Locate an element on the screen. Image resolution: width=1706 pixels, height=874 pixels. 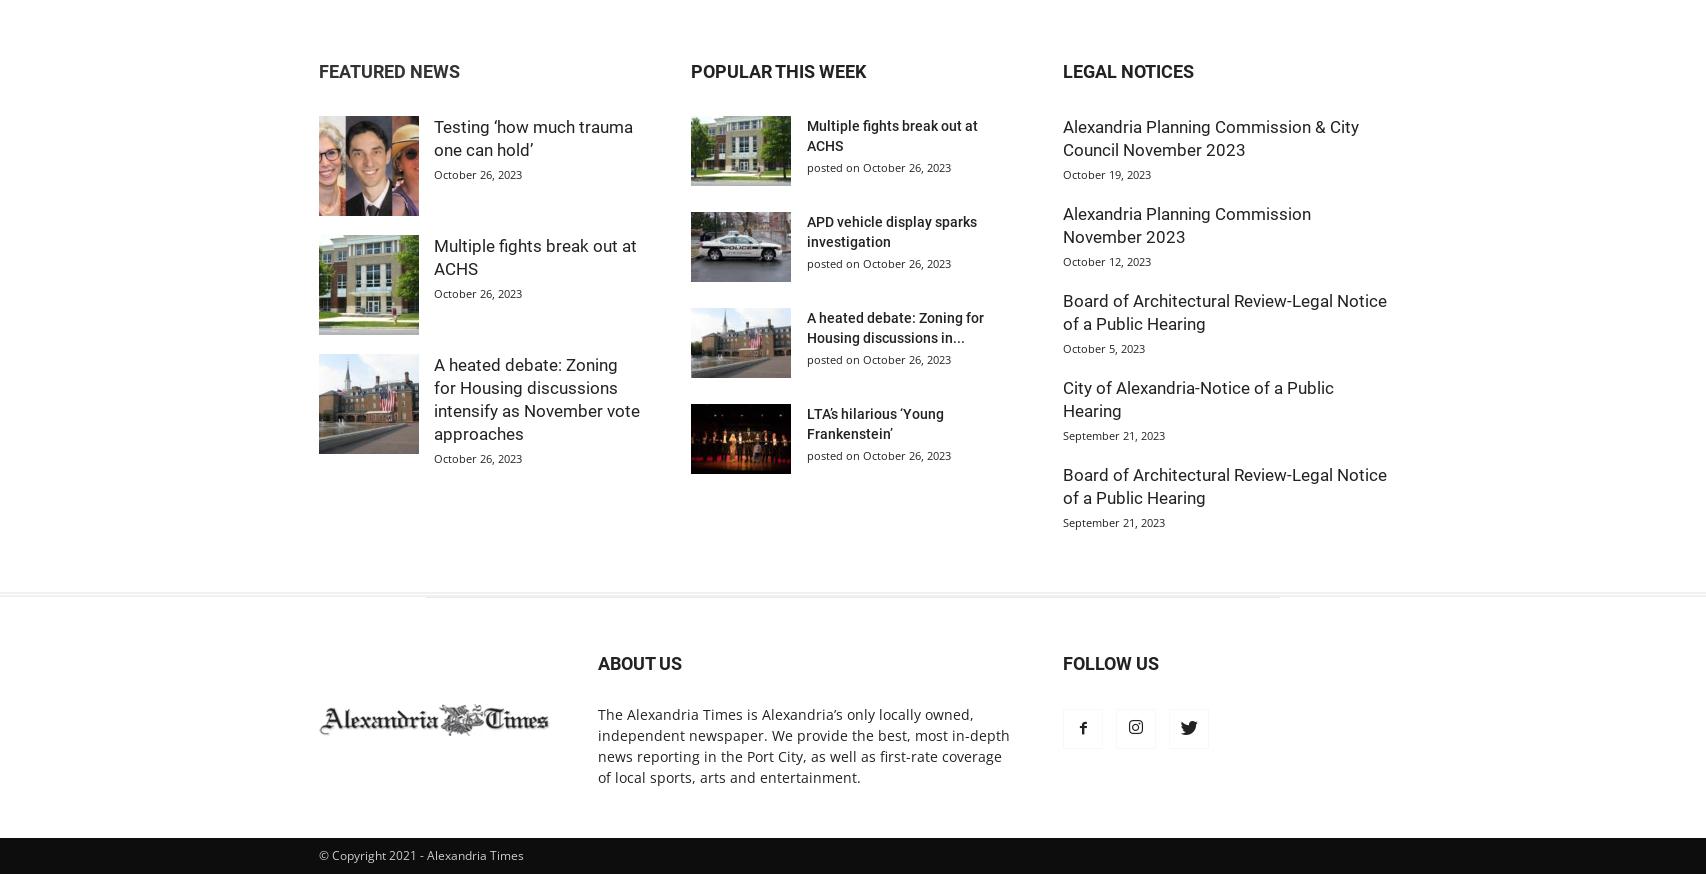
'© Copyright 2021 - Alexandria Times' is located at coordinates (421, 855).